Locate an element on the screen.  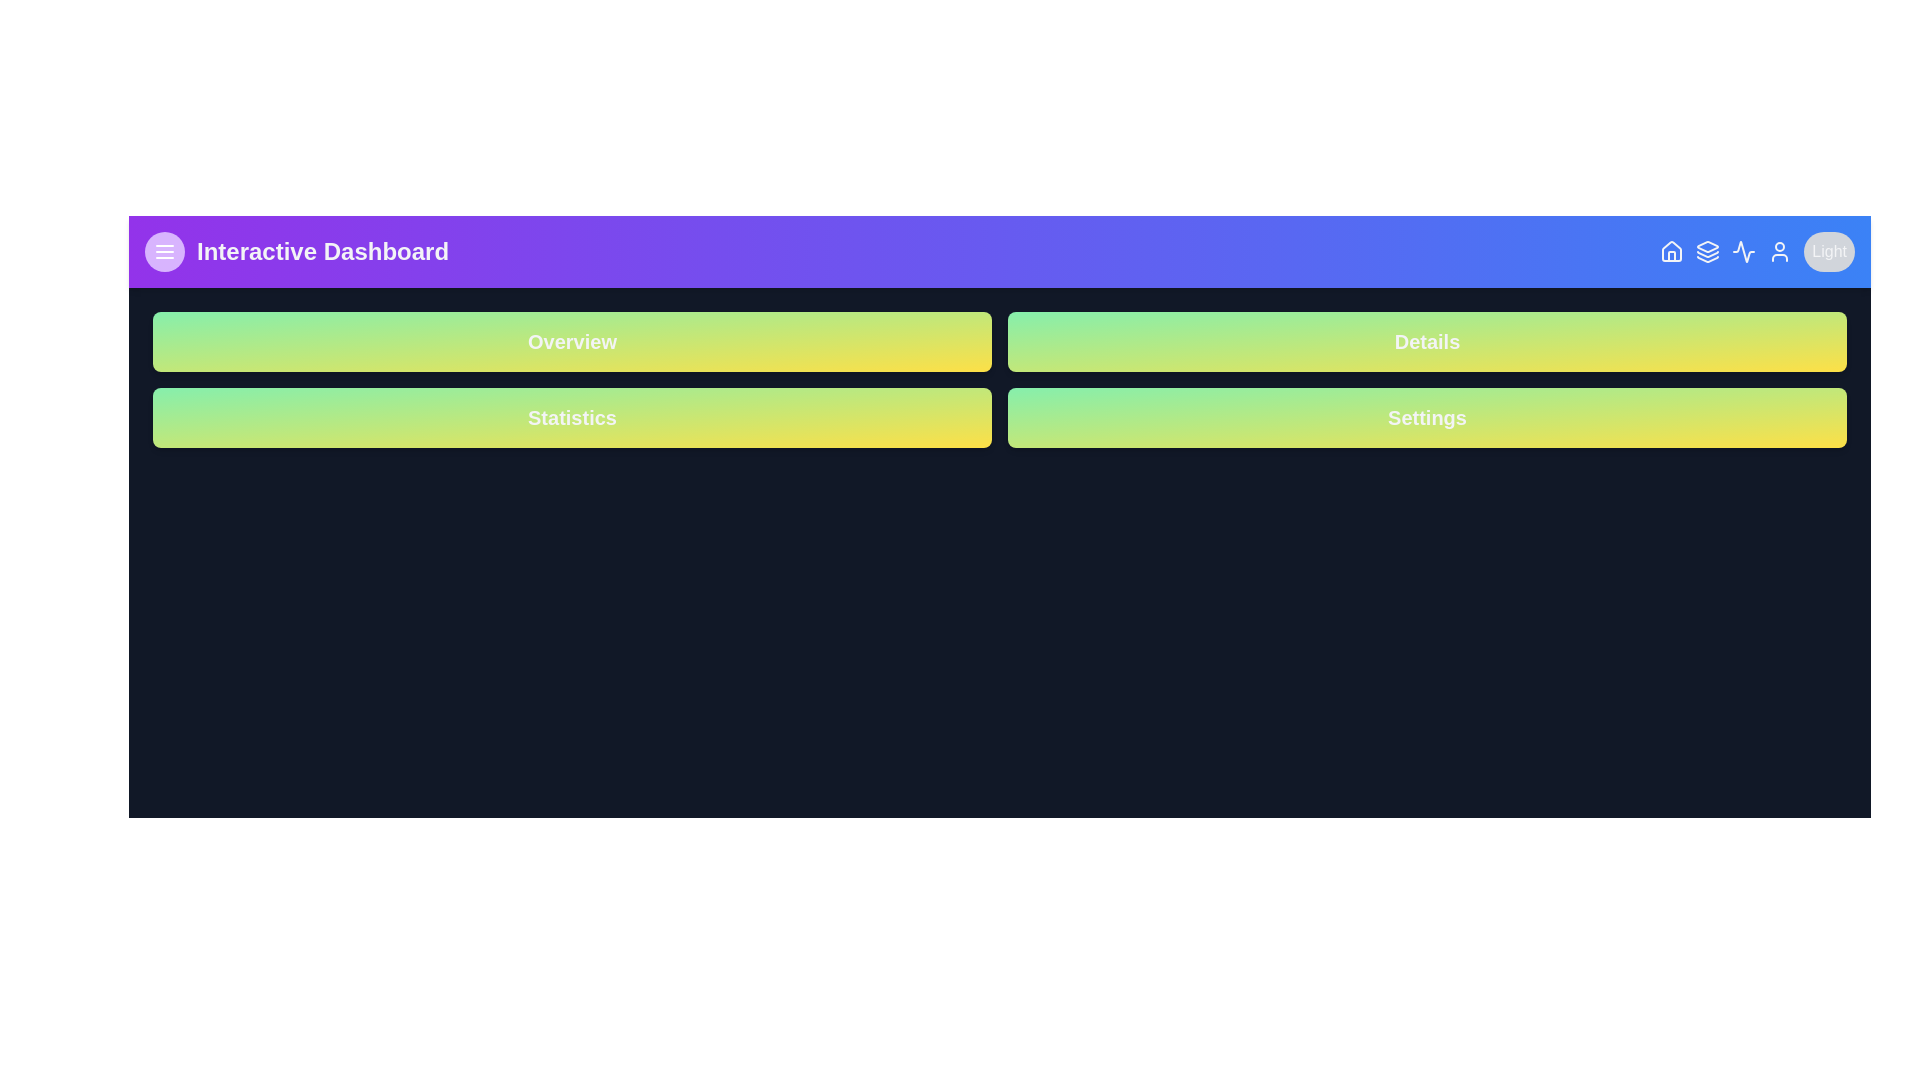
'Light'/'Dark' button to toggle the dark mode is located at coordinates (1828, 250).